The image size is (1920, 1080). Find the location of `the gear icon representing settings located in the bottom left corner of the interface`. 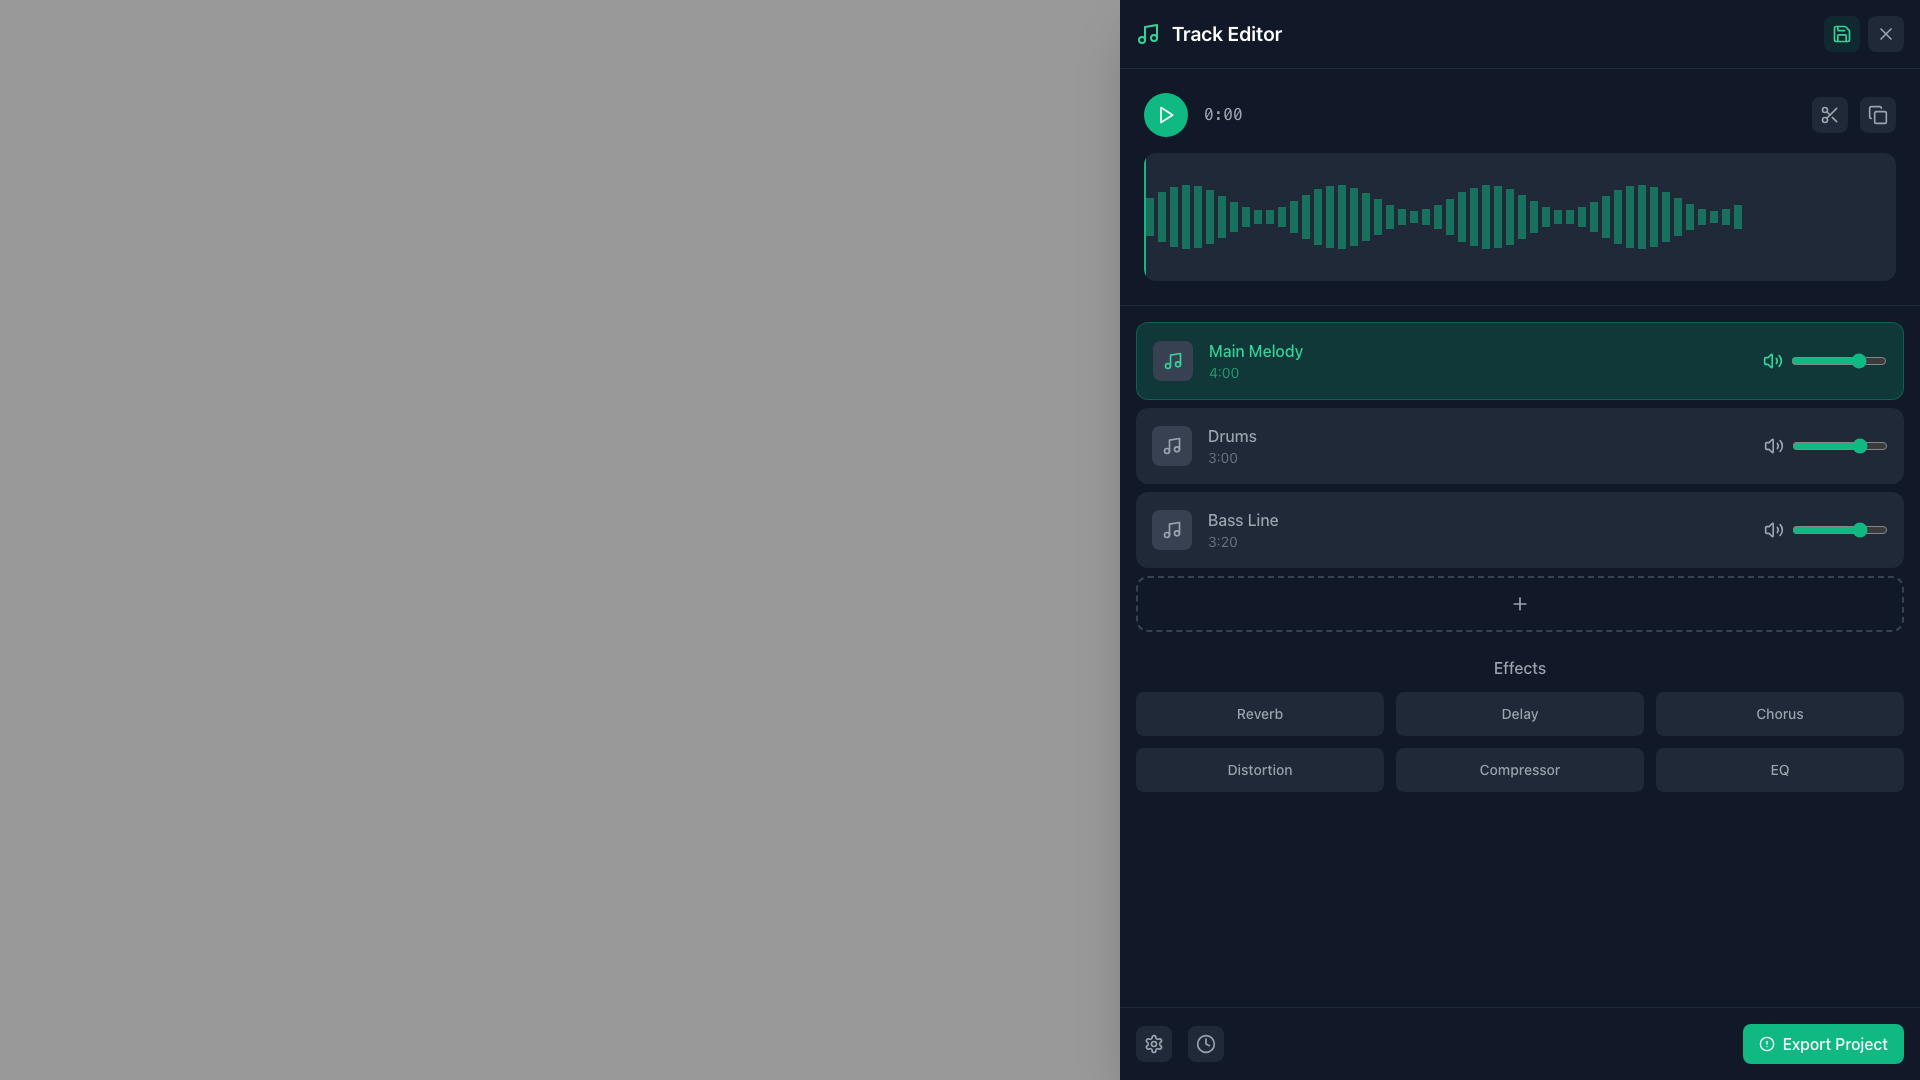

the gear icon representing settings located in the bottom left corner of the interface is located at coordinates (1153, 1043).